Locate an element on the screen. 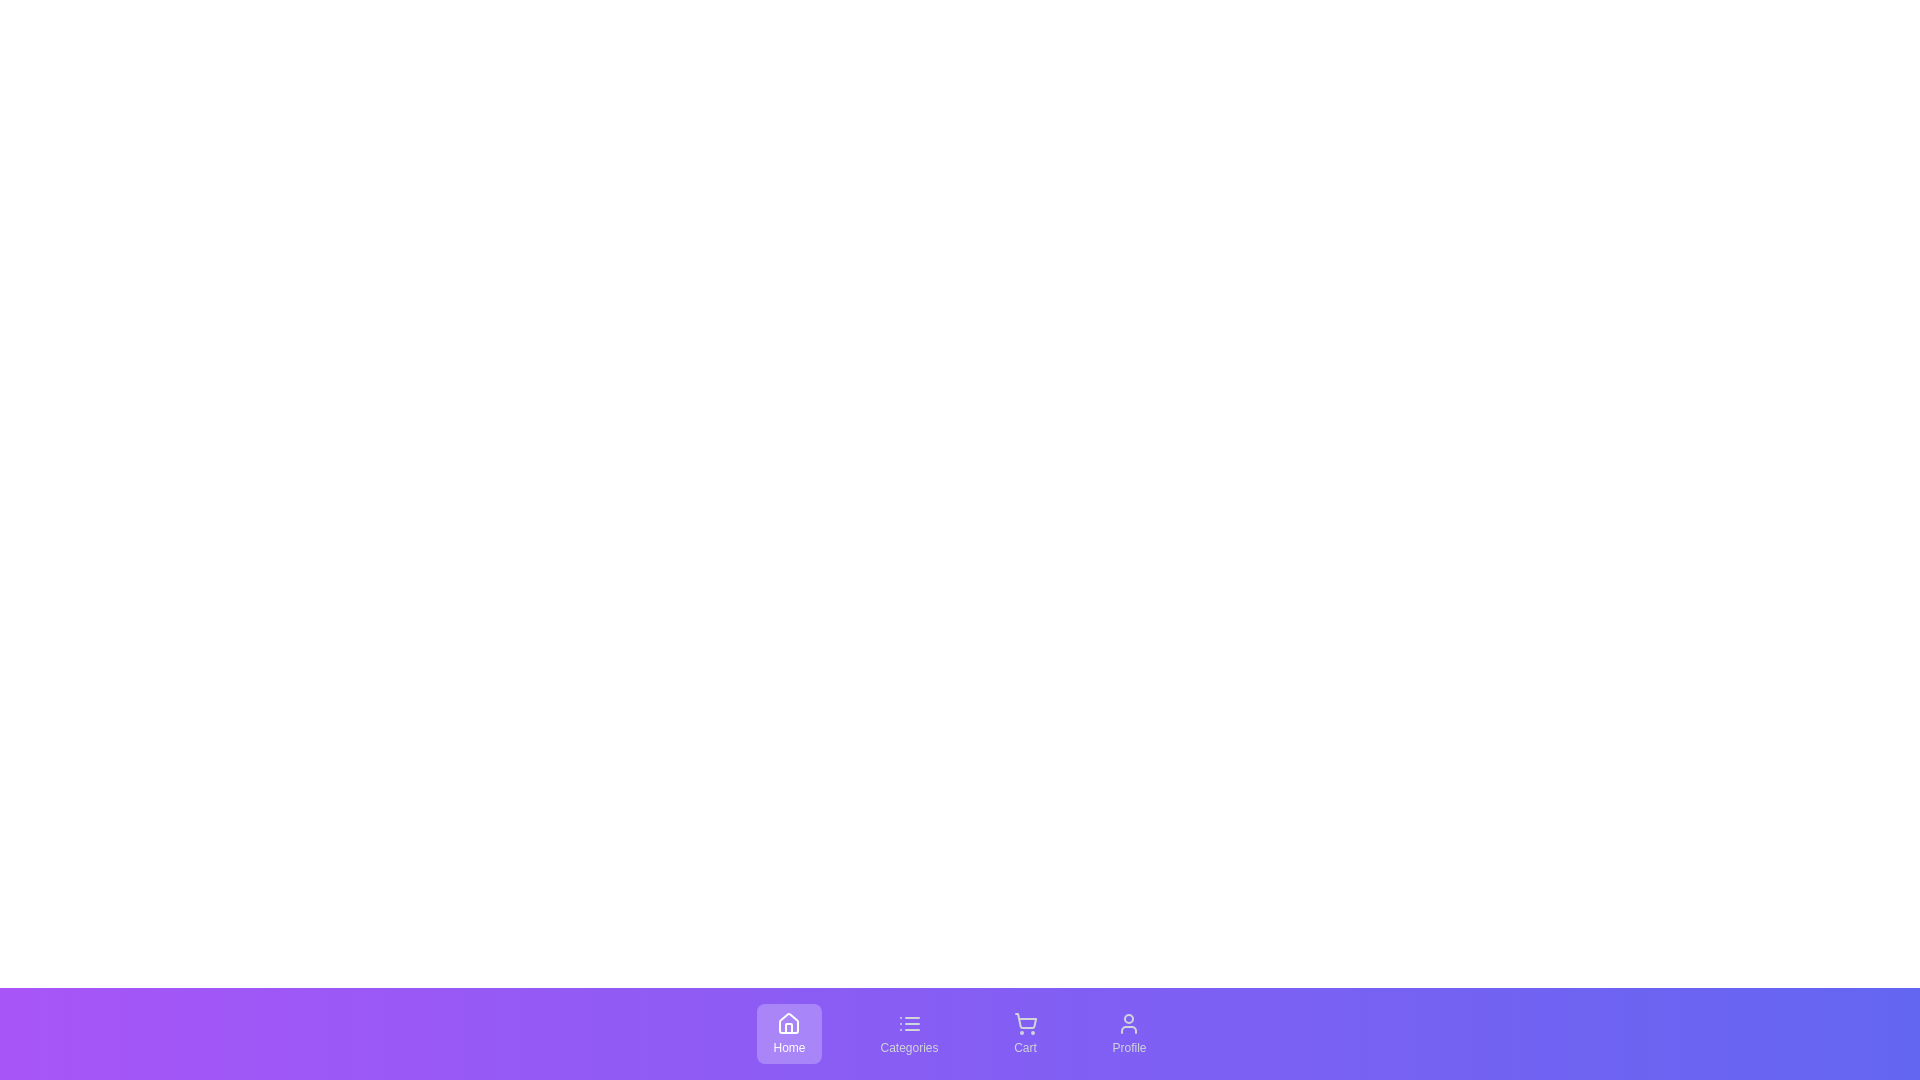 This screenshot has width=1920, height=1080. the tab labeled Cart to see its hover effect is located at coordinates (1025, 1033).